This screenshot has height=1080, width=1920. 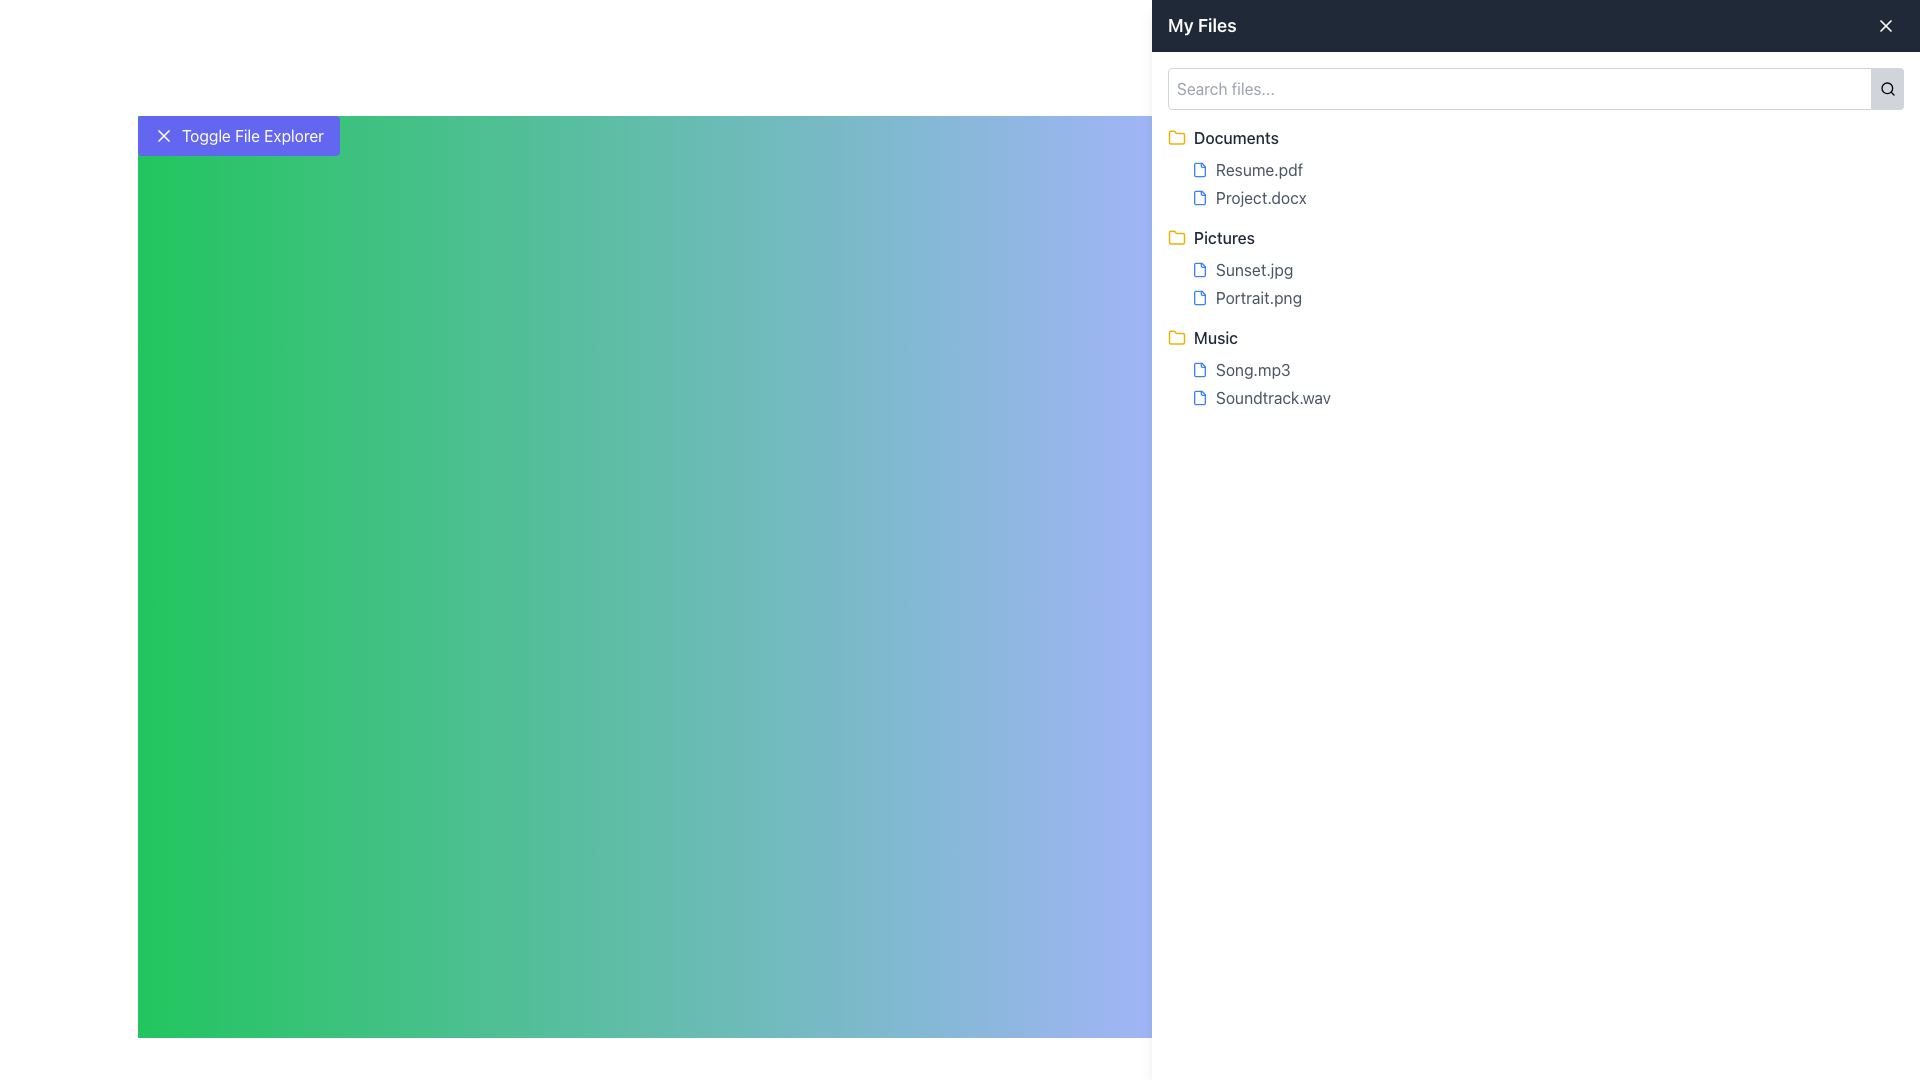 I want to click on the close icon button represented by an 'X' mark in the top-right corner of the 'My Files' panel, so click(x=1885, y=26).